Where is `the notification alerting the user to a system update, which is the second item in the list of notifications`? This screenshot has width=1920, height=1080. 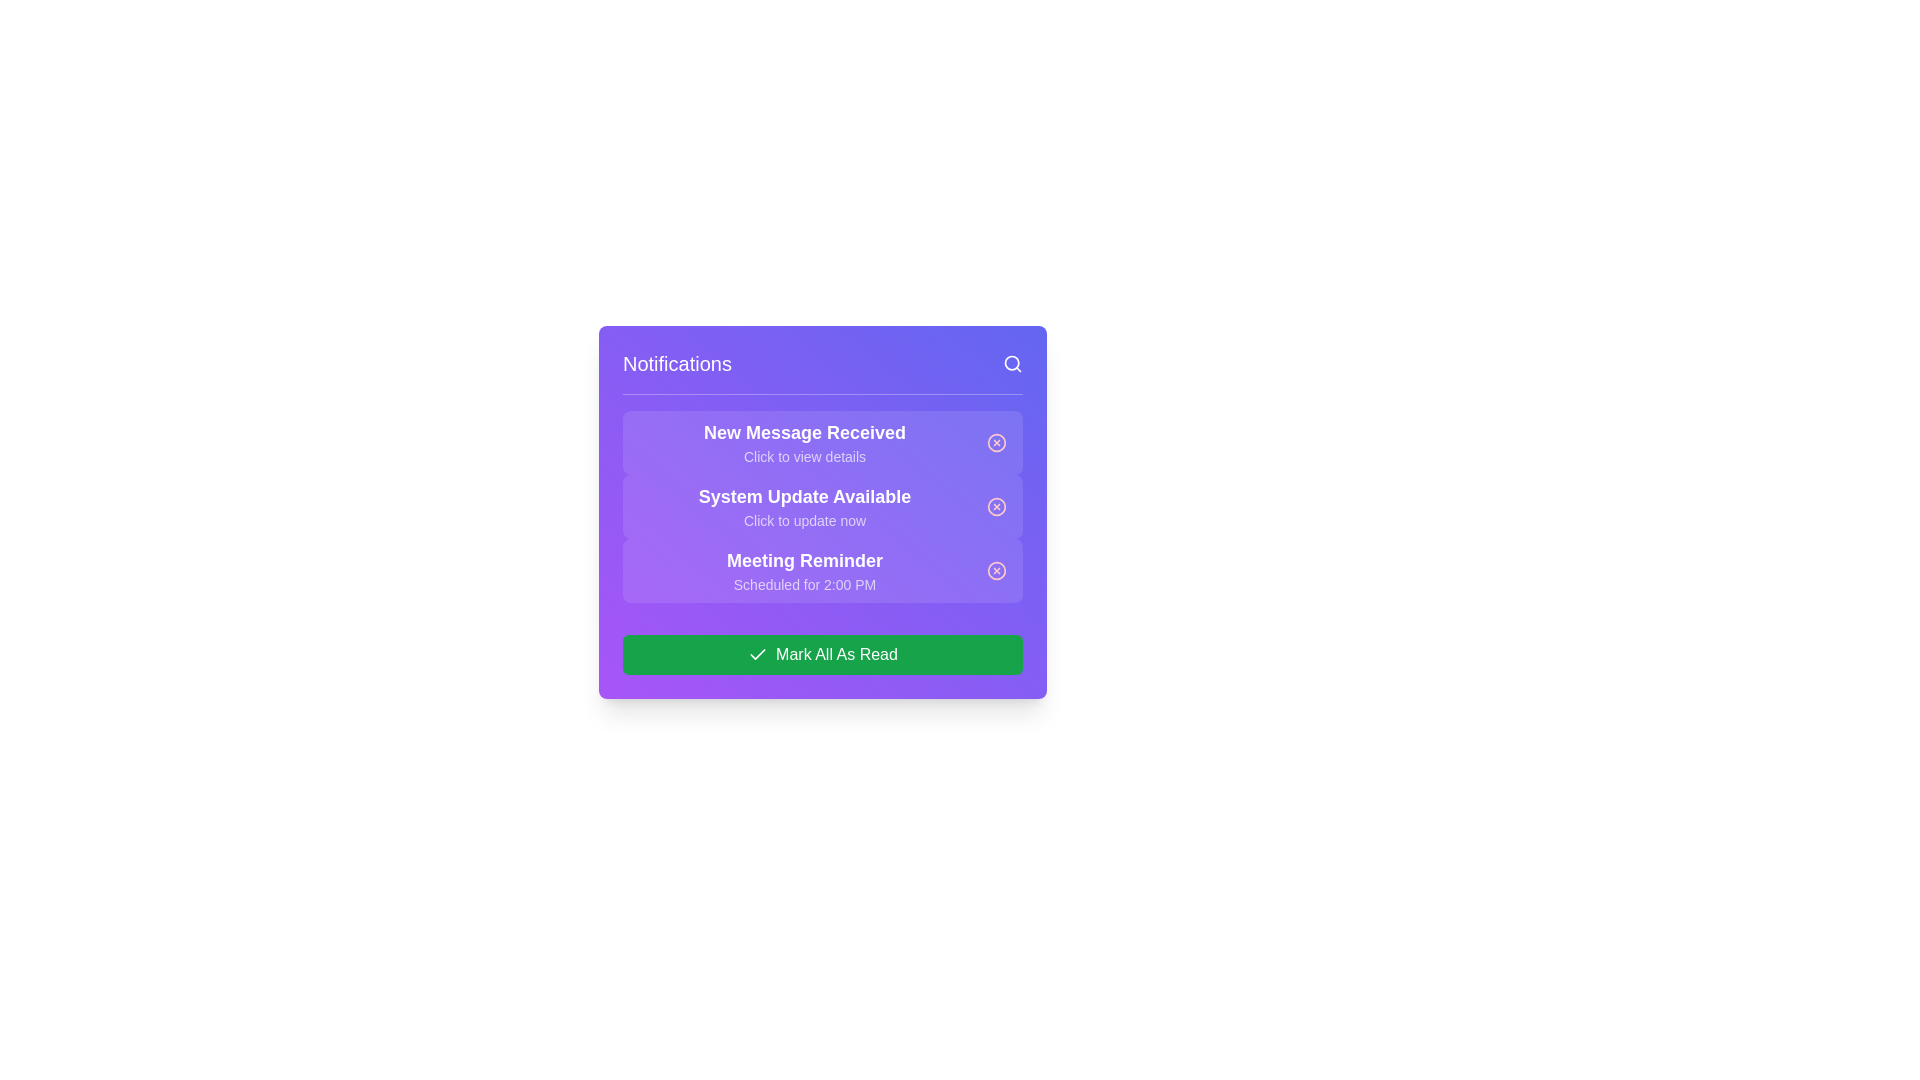 the notification alerting the user to a system update, which is the second item in the list of notifications is located at coordinates (805, 505).